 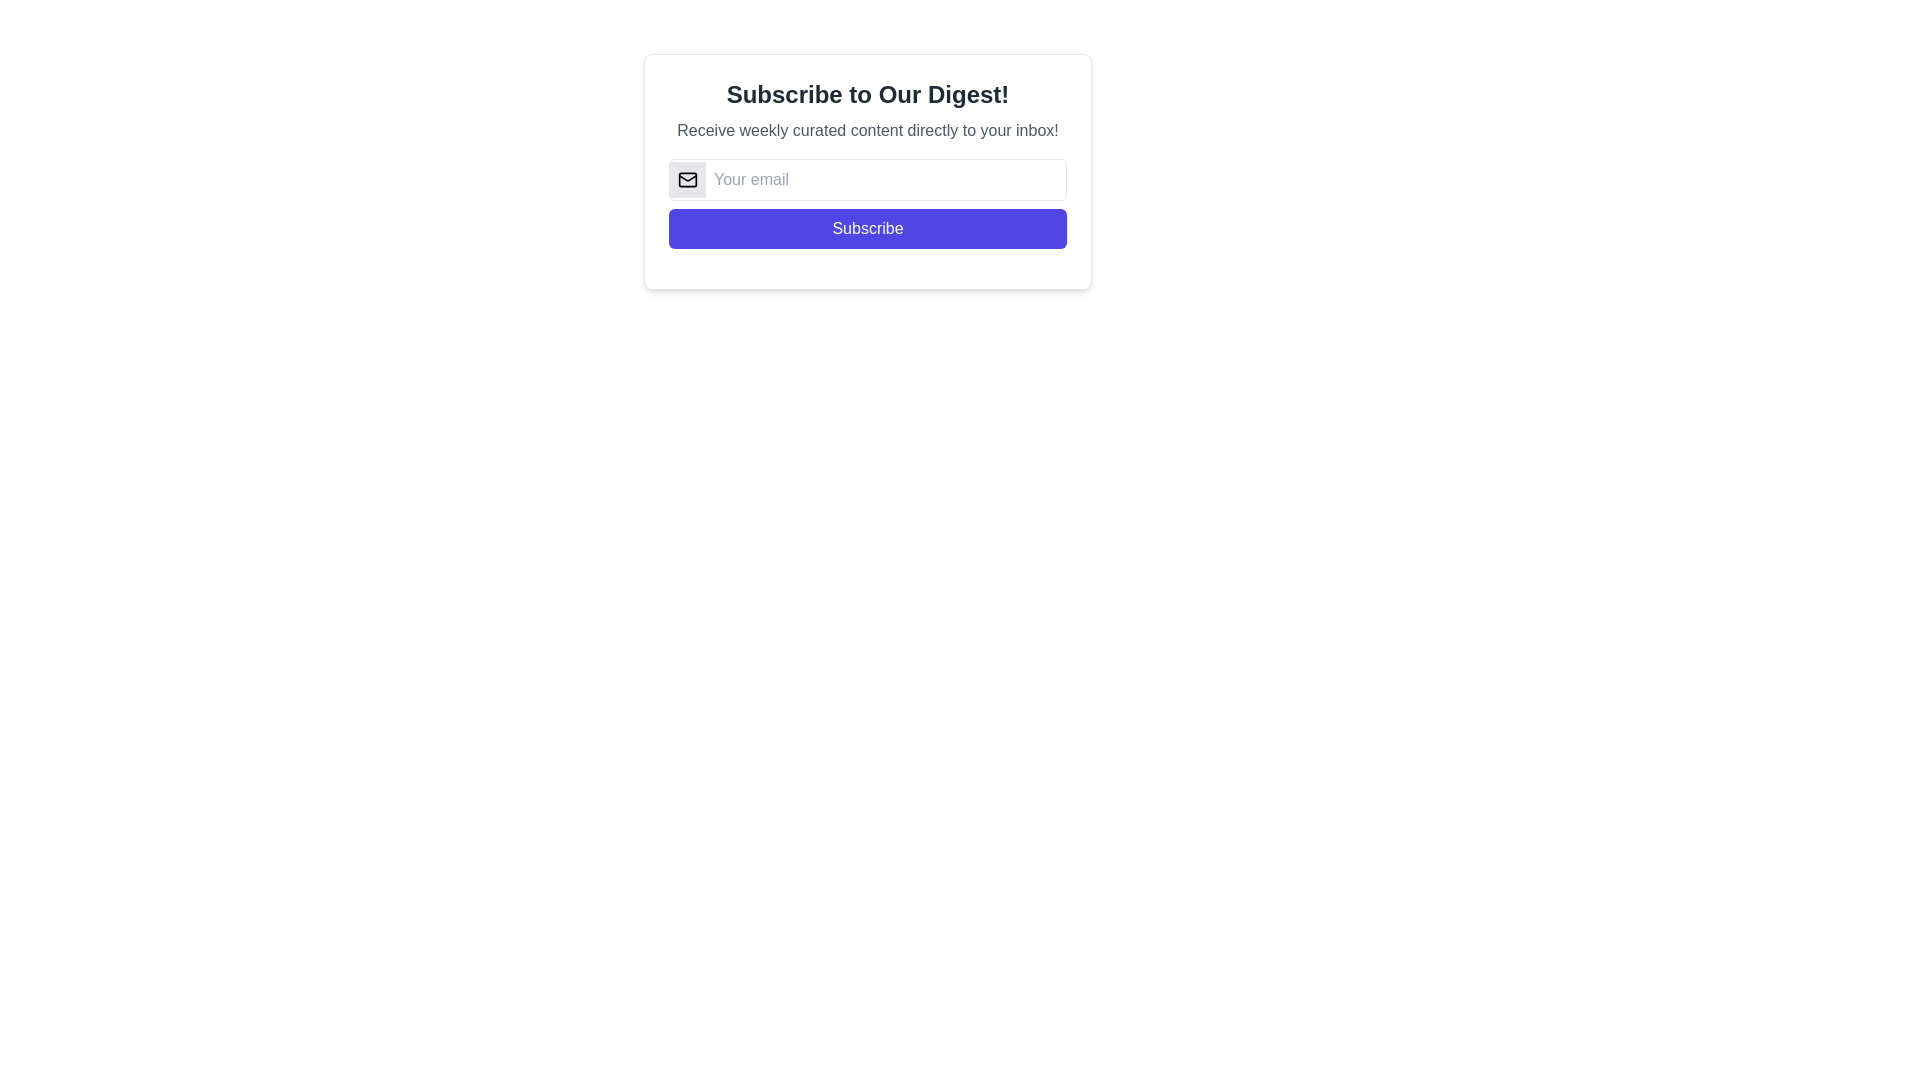 I want to click on the gray square mail icon in the subscription form, which is positioned to the left of the 'Your email' input field, so click(x=687, y=180).